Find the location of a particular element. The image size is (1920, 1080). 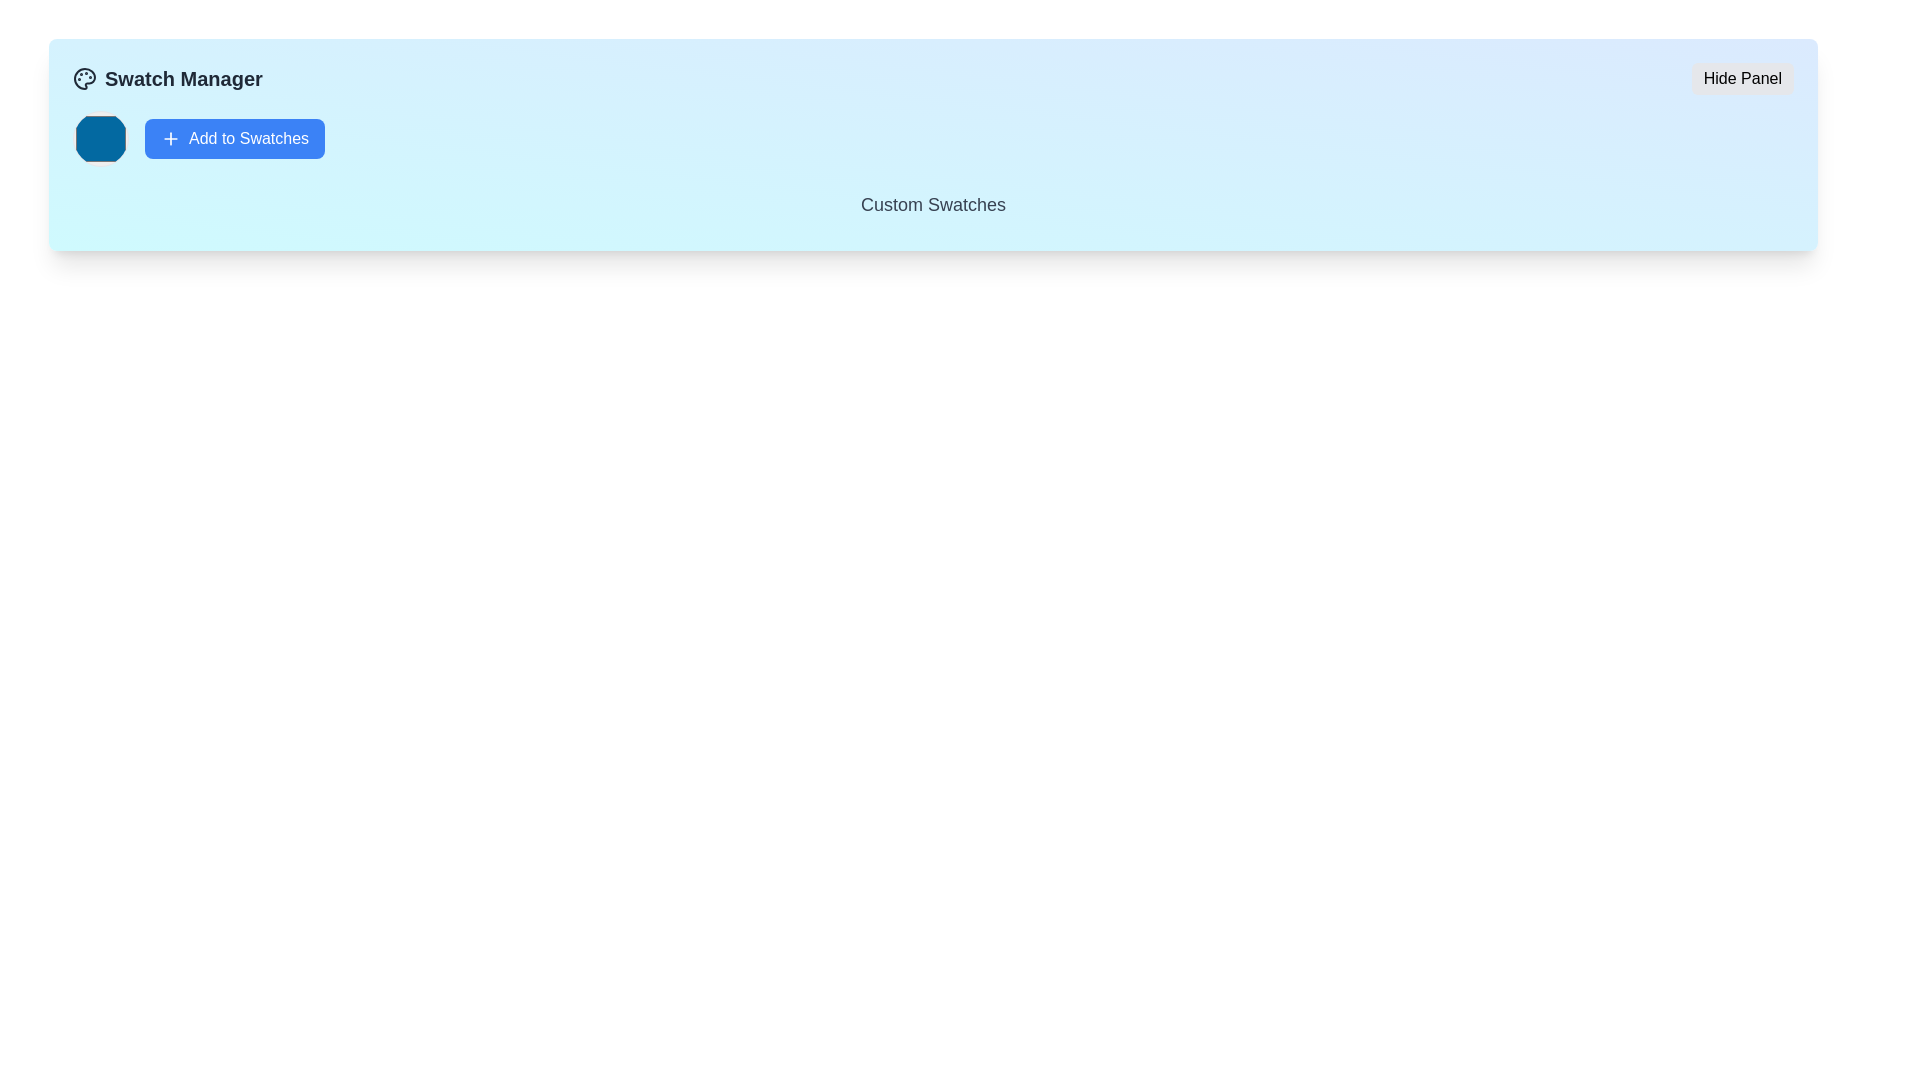

the 'Add to Swatches' button, which has a blue background and a white '+' icon, to invoke its functionality is located at coordinates (235, 137).